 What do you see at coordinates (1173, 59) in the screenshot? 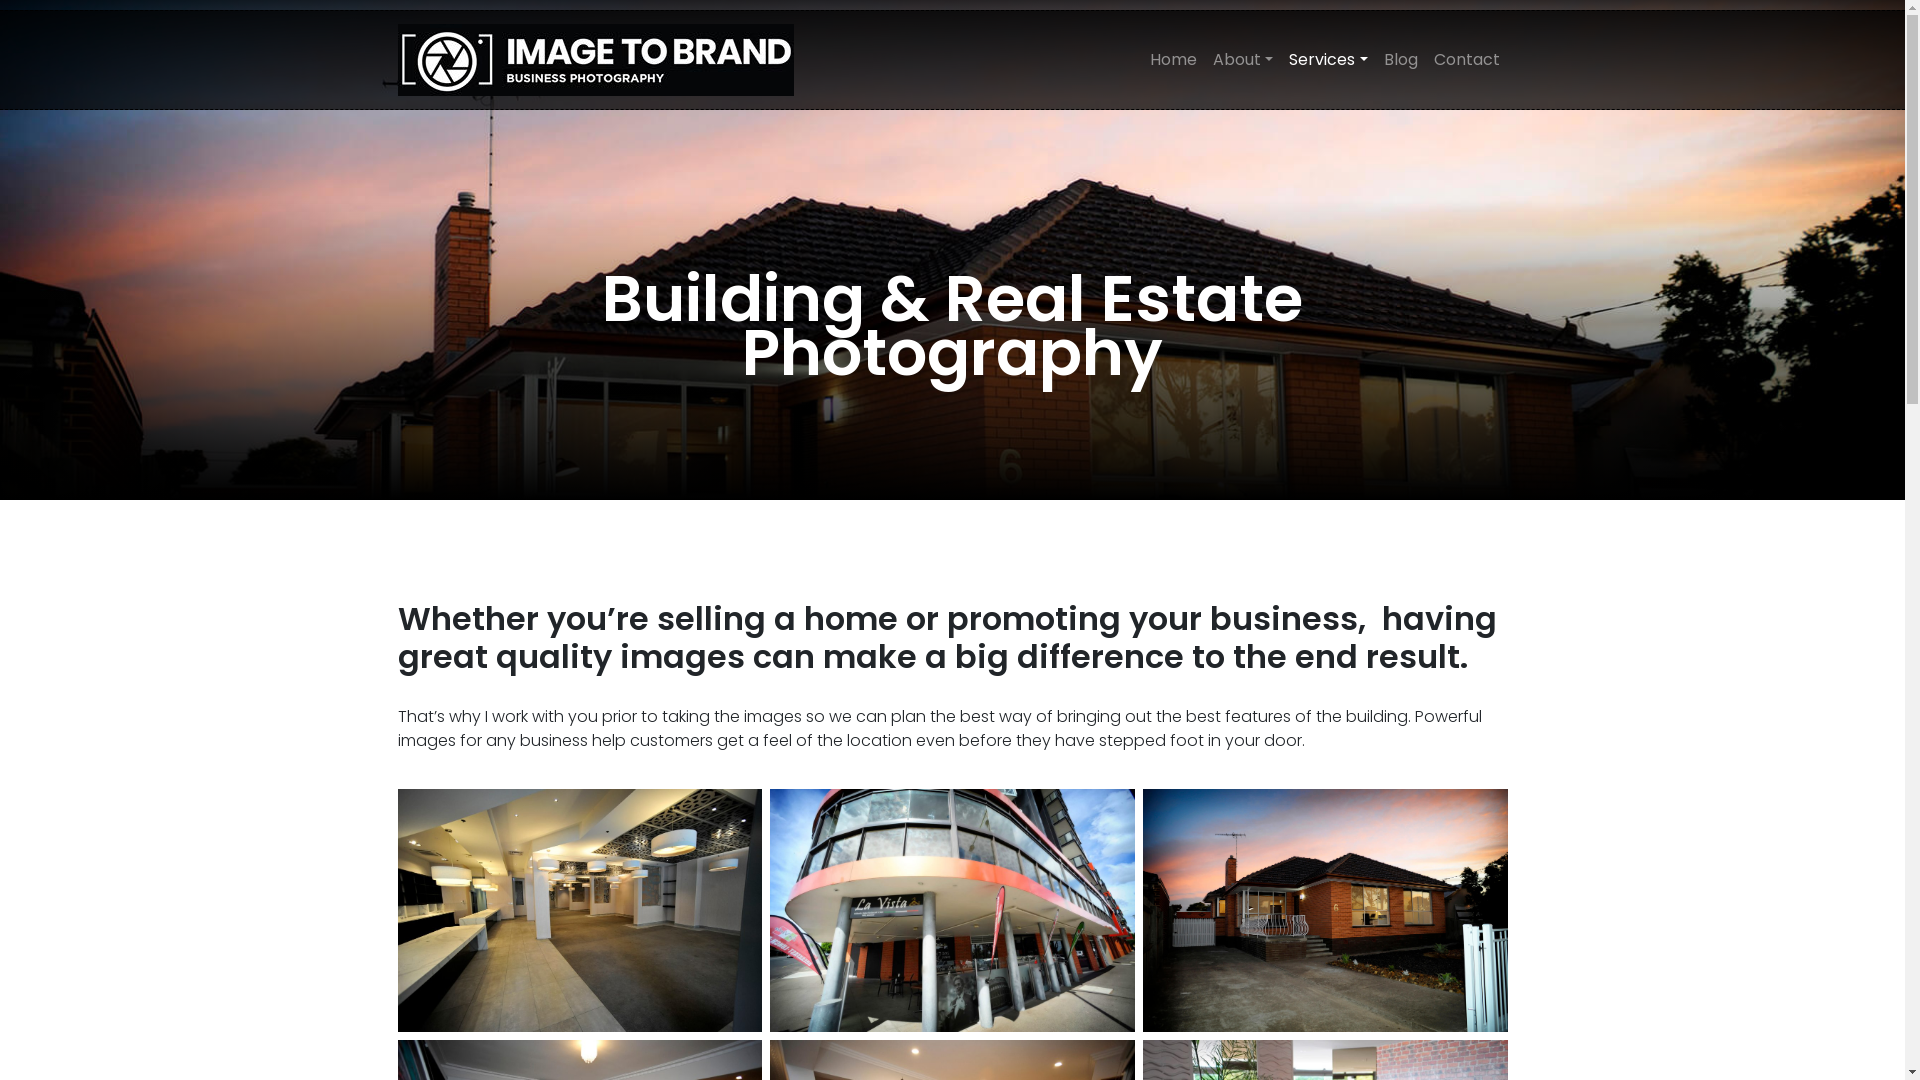
I see `'Home'` at bounding box center [1173, 59].